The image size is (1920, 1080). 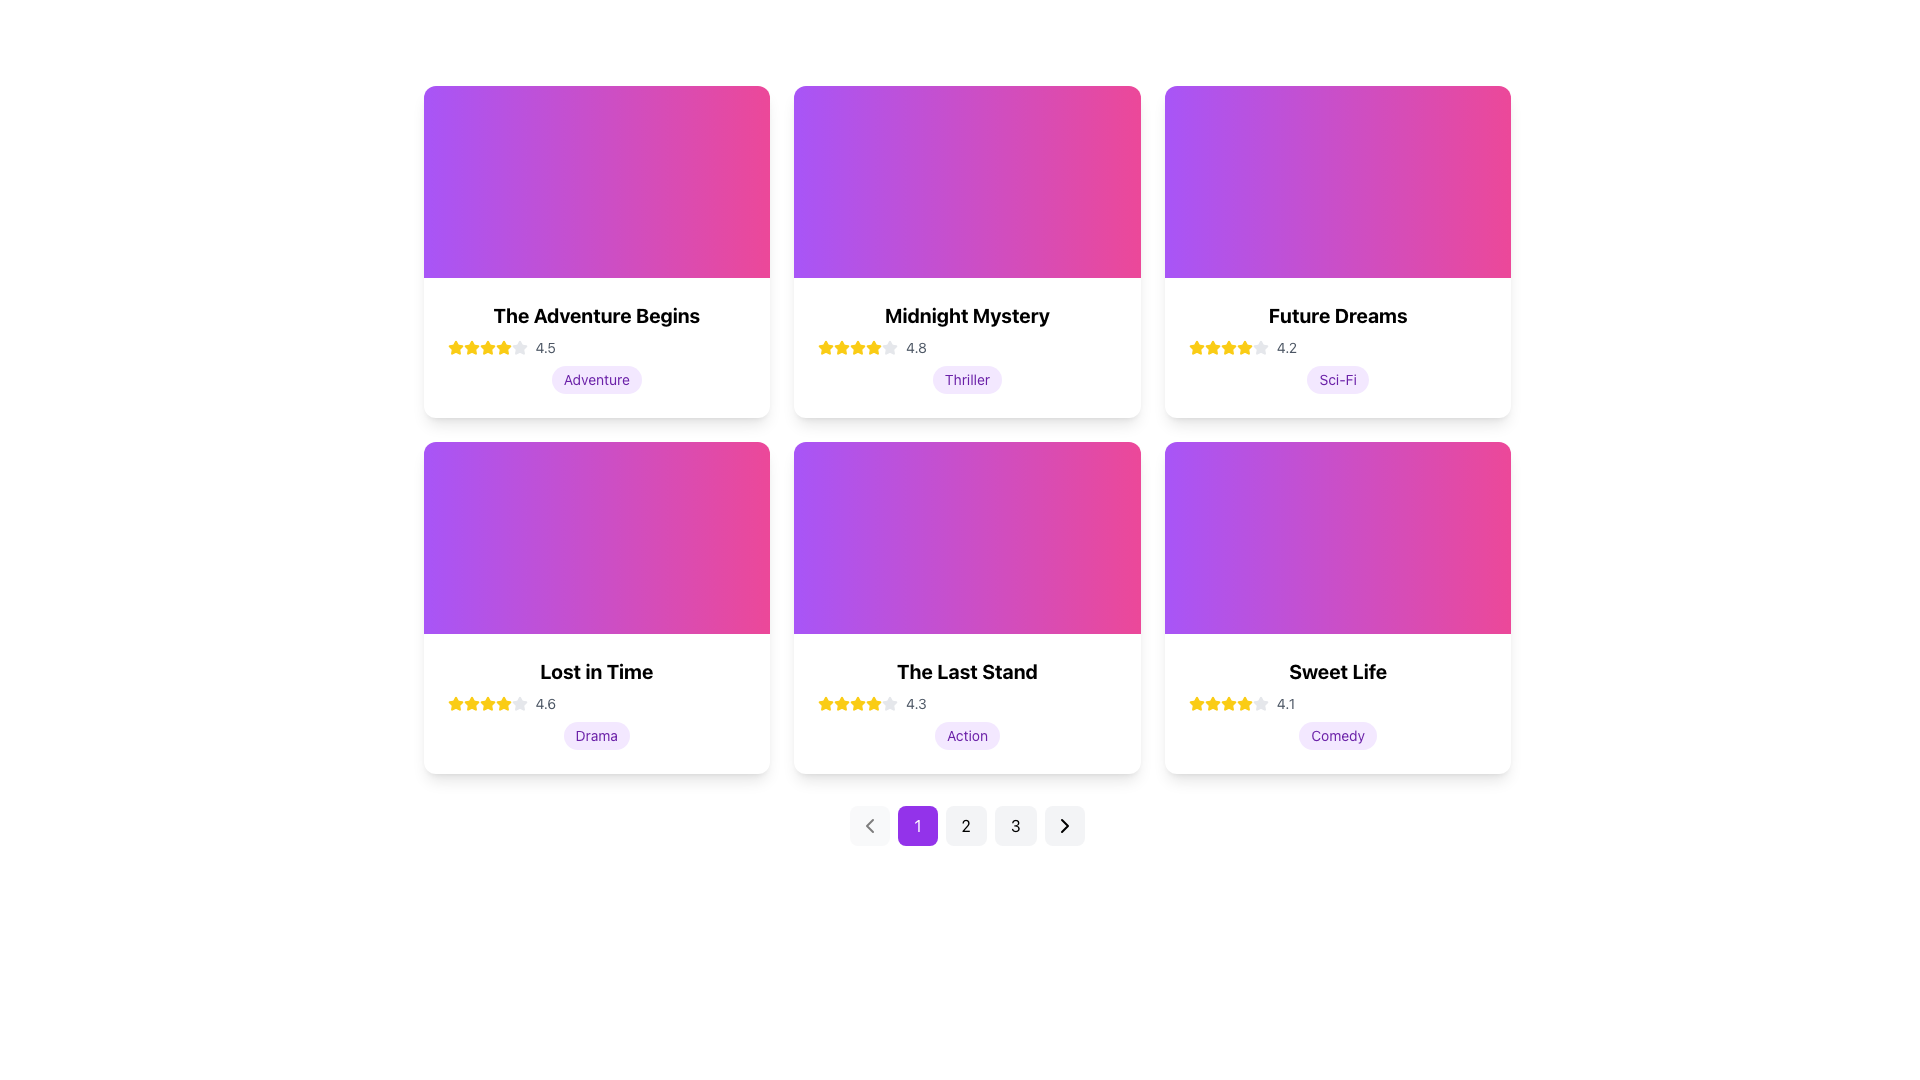 What do you see at coordinates (874, 702) in the screenshot?
I see `the third yellow star icon in the rating system under the card labeled 'The Last Stand'` at bounding box center [874, 702].